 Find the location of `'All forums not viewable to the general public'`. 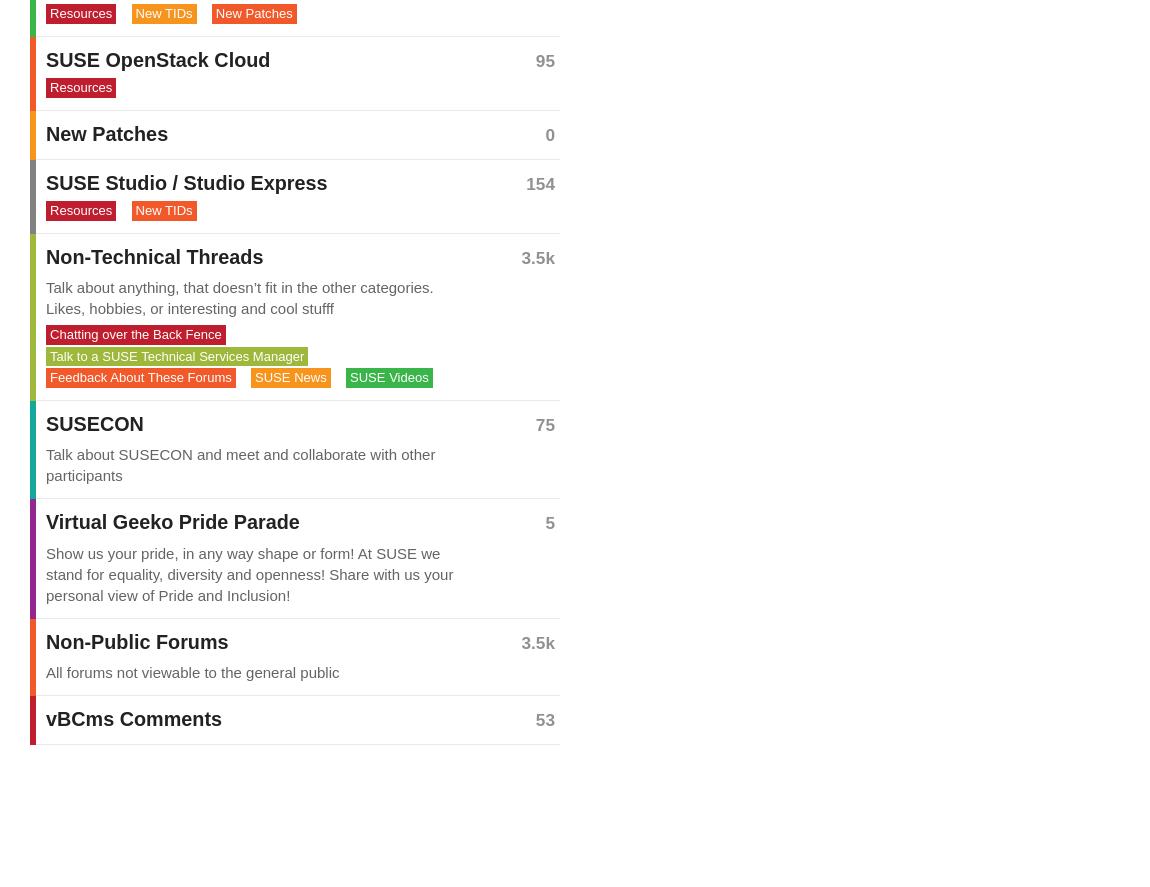

'All forums not viewable to the general public' is located at coordinates (191, 670).